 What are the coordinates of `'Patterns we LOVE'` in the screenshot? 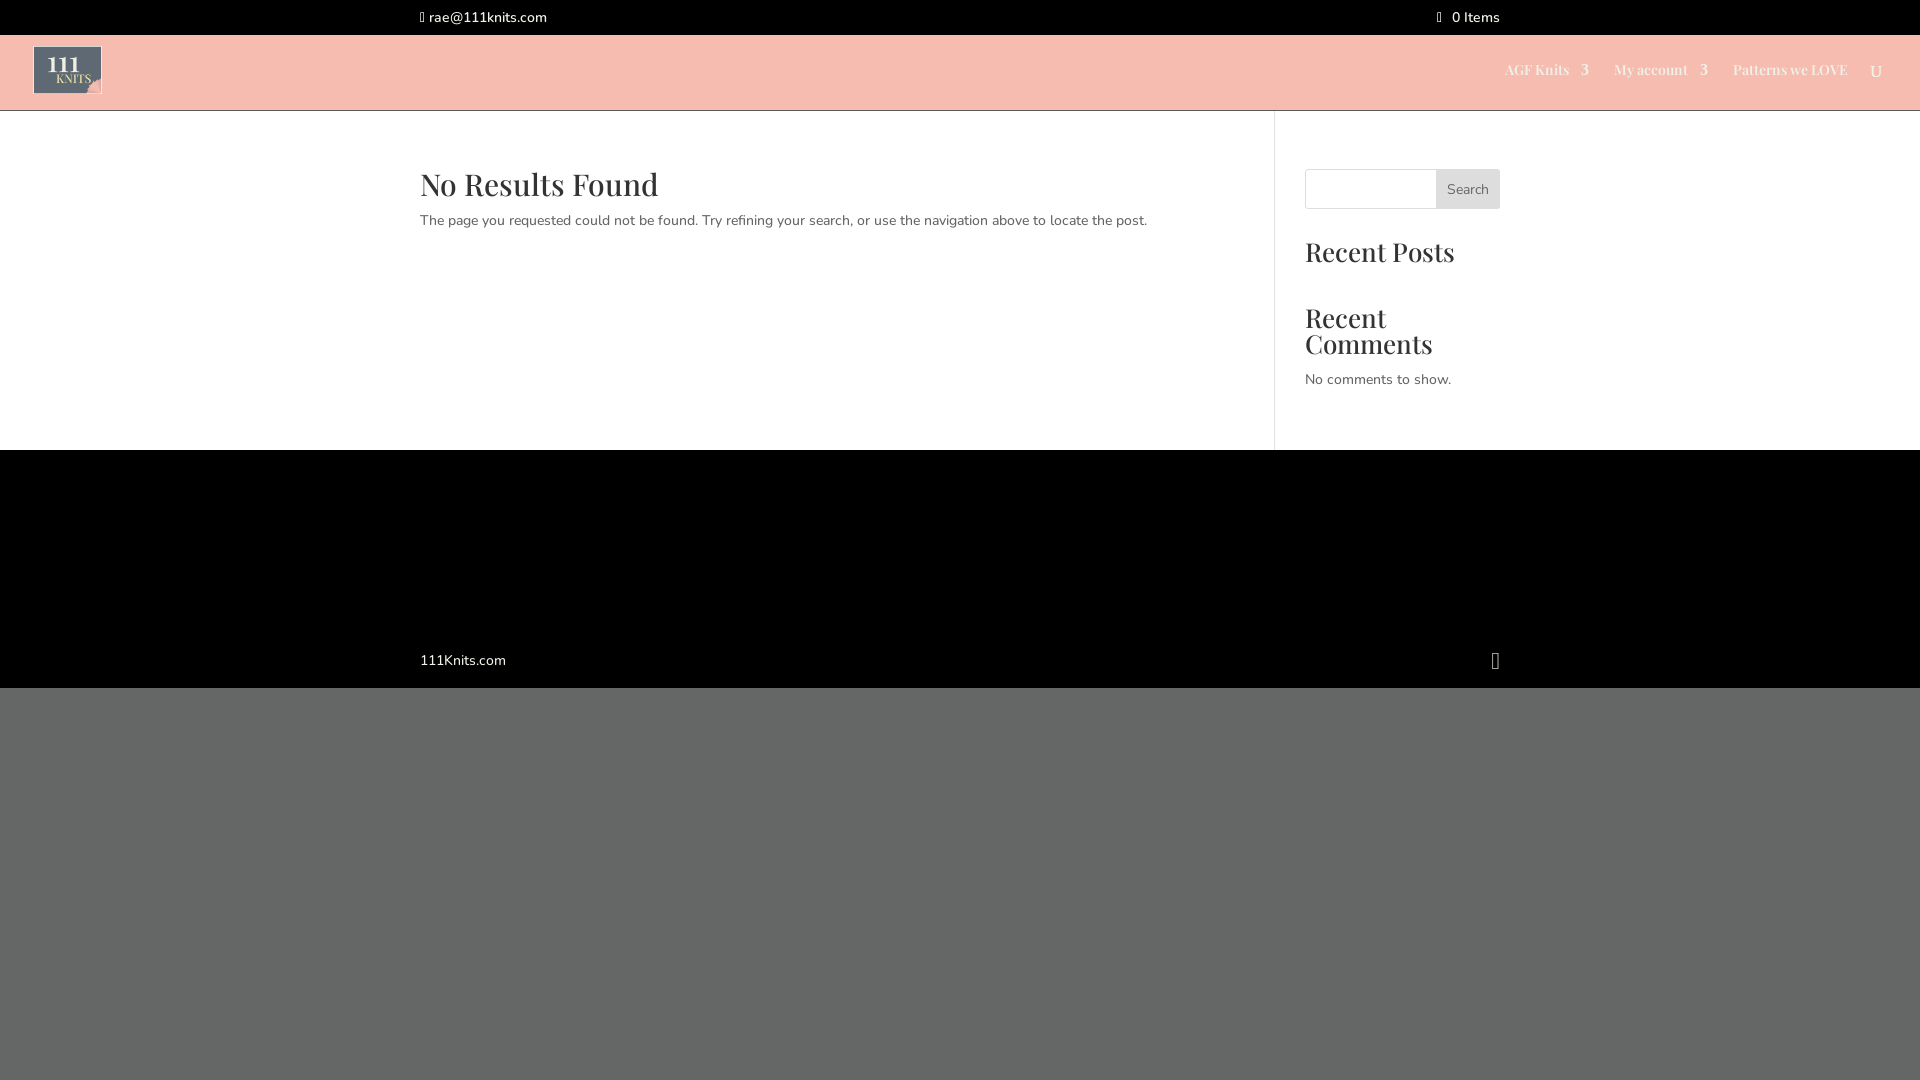 It's located at (1790, 85).